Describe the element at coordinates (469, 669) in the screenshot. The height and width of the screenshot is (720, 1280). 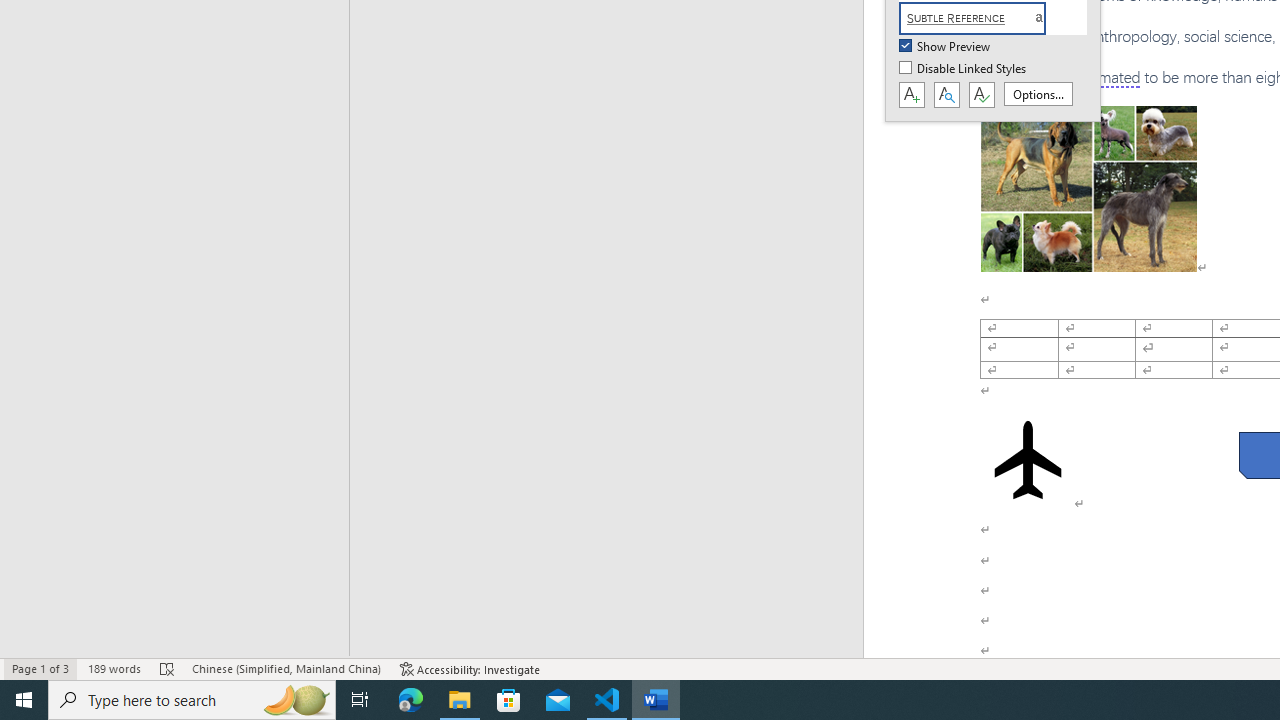
I see `'Accessibility Checker Accessibility: Investigate'` at that location.